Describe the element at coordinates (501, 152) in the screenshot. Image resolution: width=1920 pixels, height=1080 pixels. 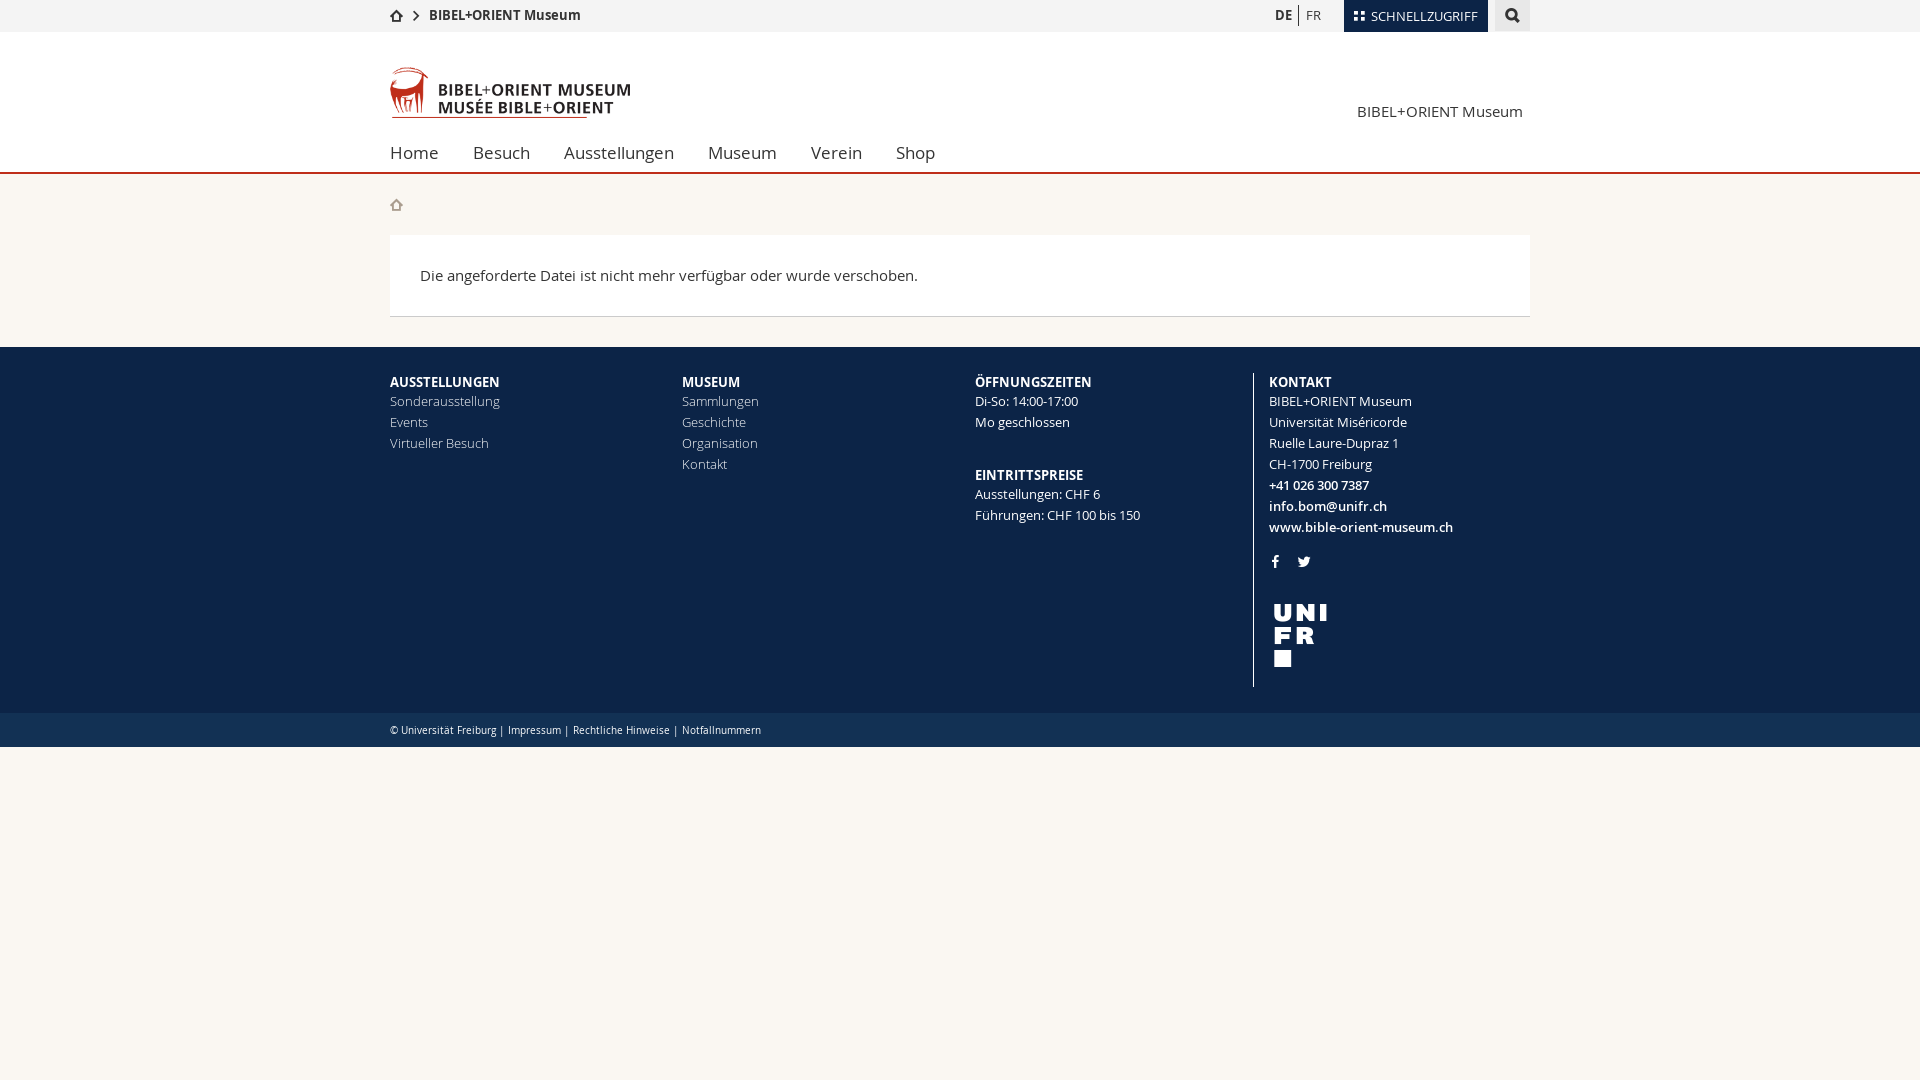
I see `'Besuch'` at that location.